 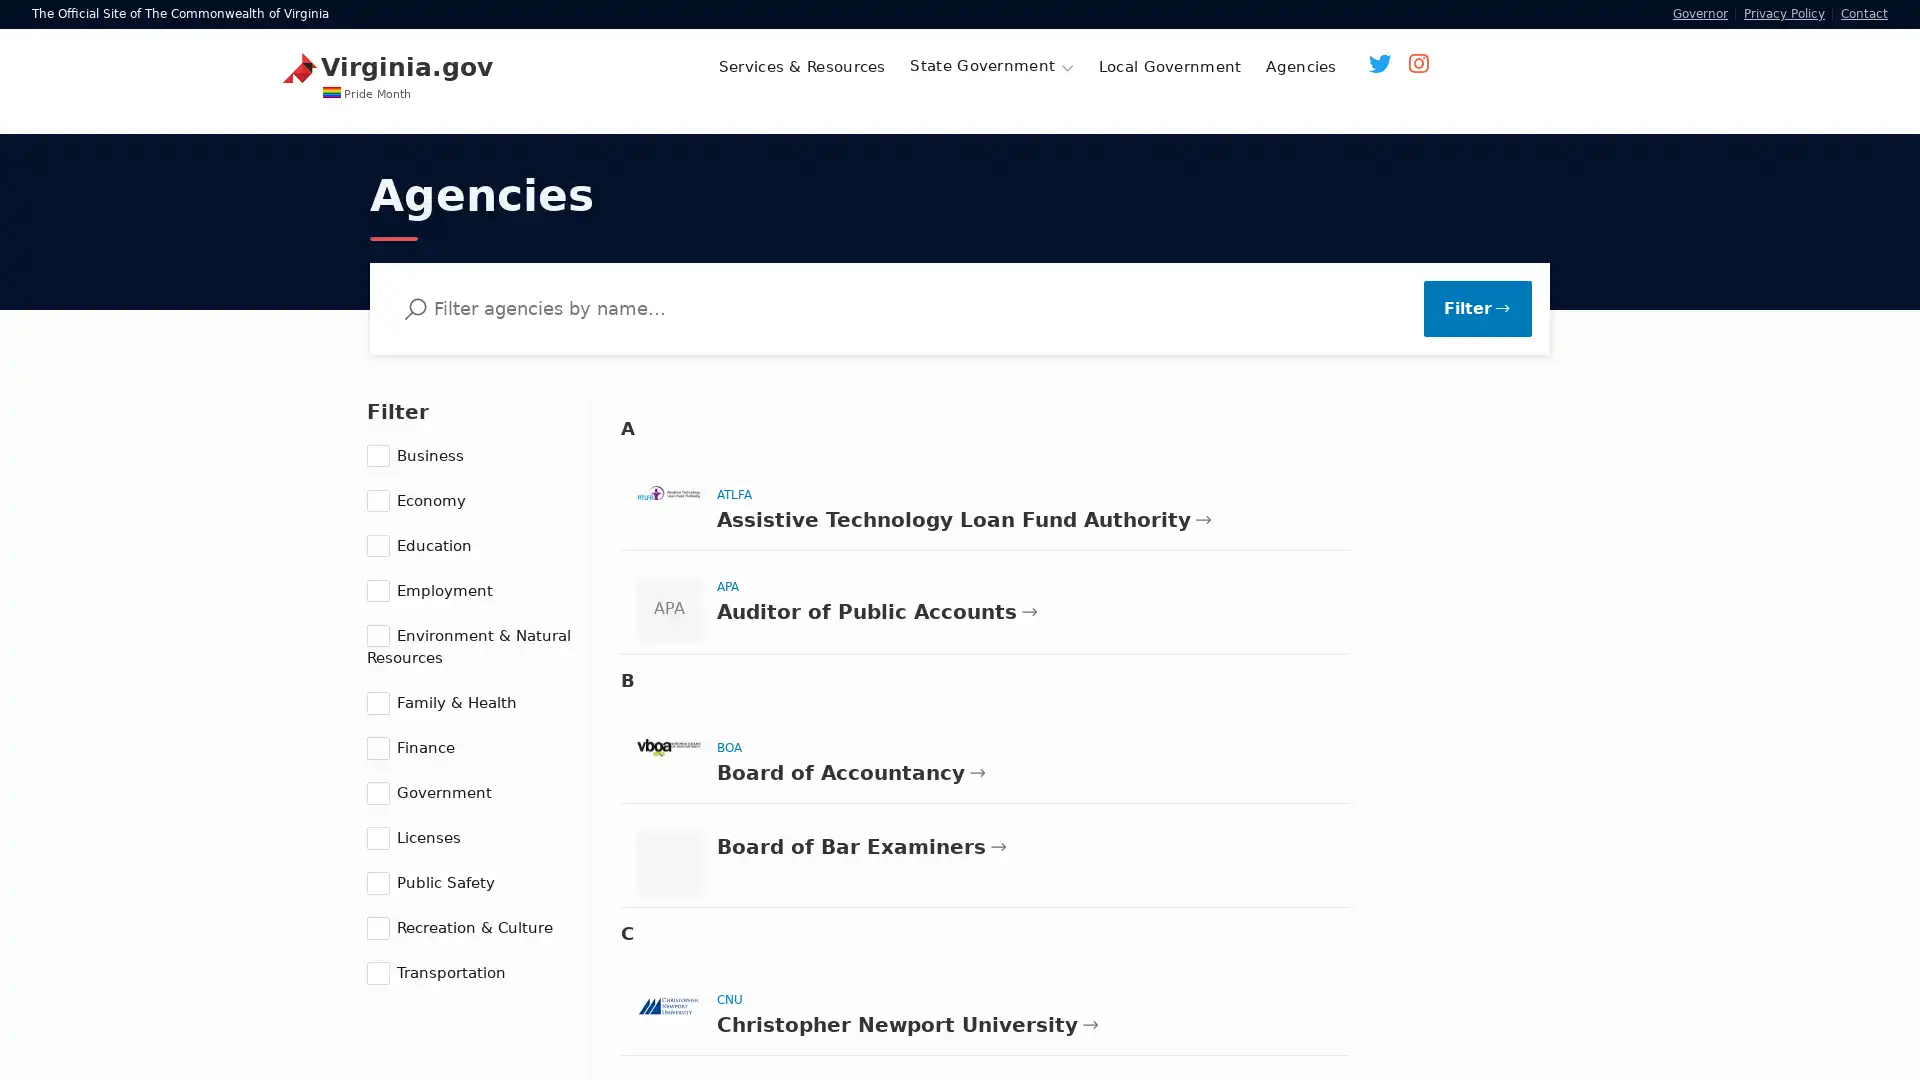 I want to click on Filter Results, so click(x=1478, y=308).